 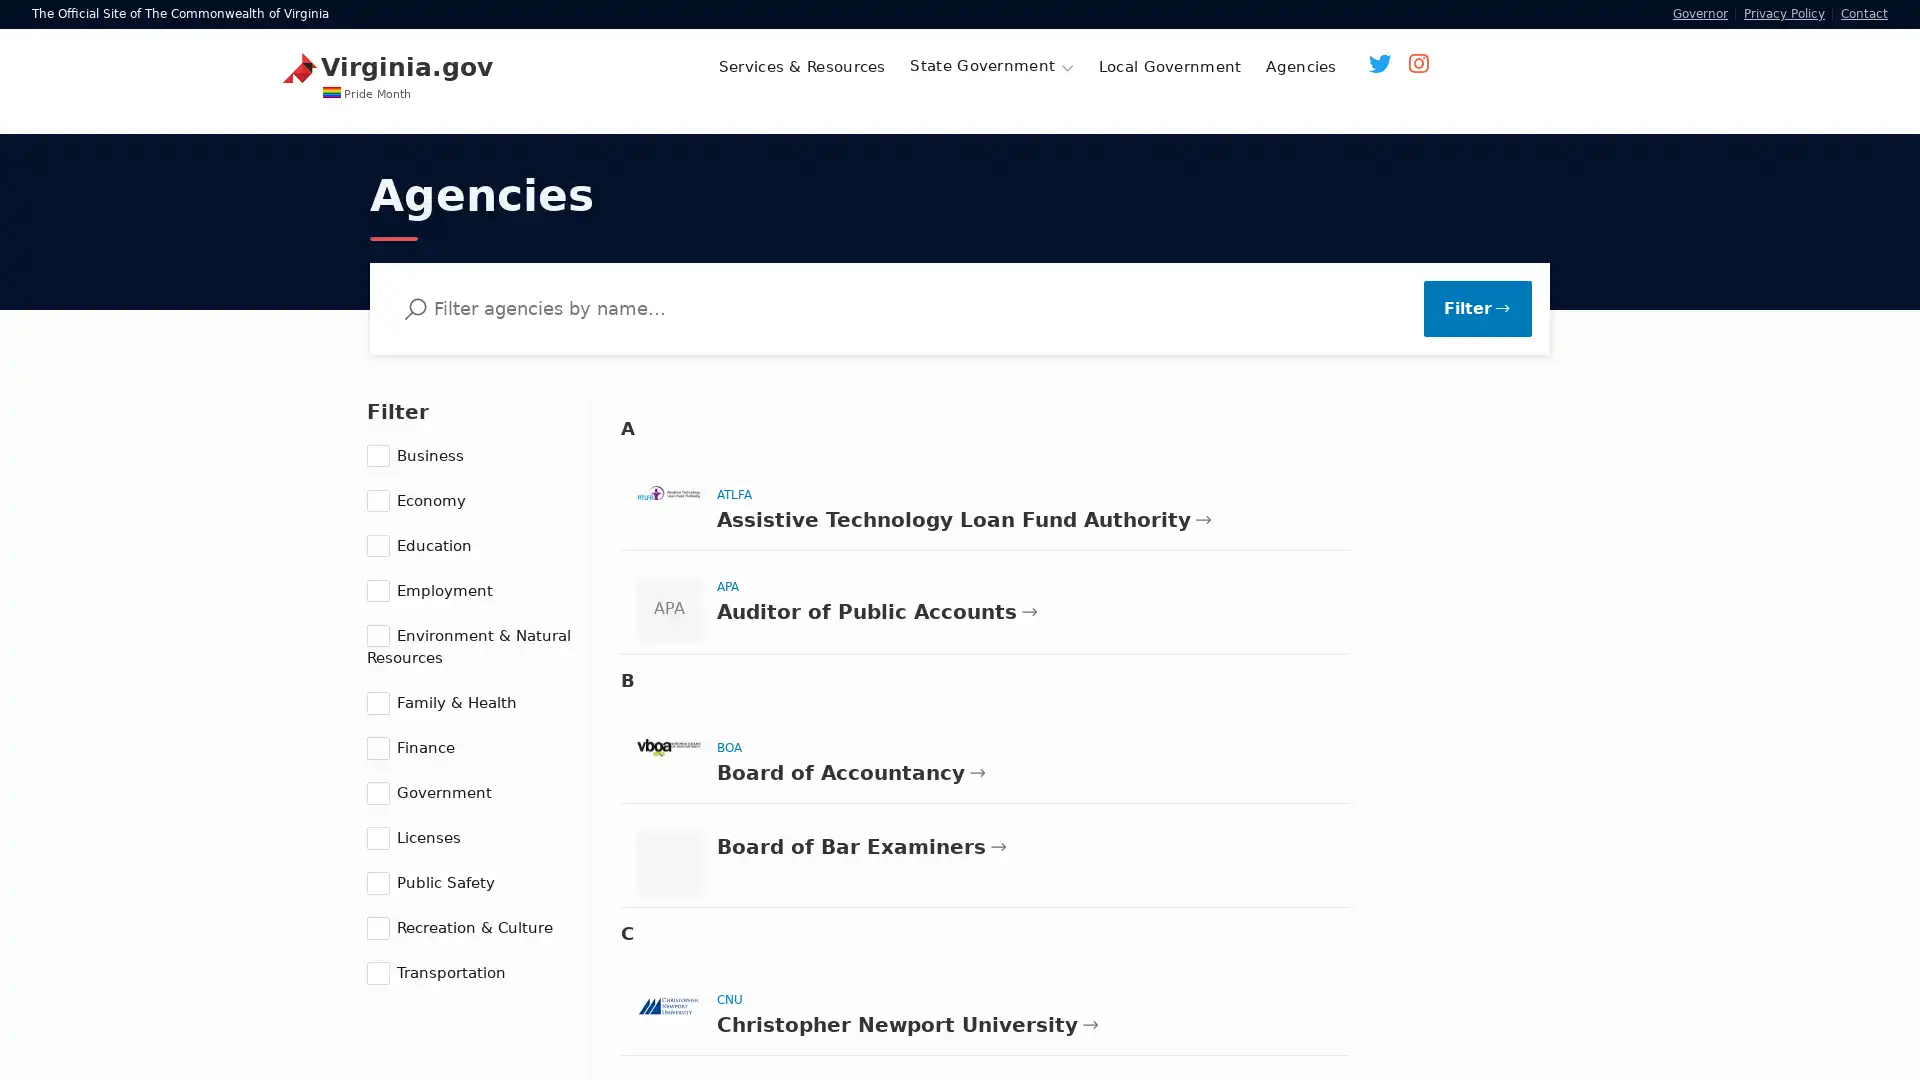 I want to click on Filter Results, so click(x=1478, y=308).